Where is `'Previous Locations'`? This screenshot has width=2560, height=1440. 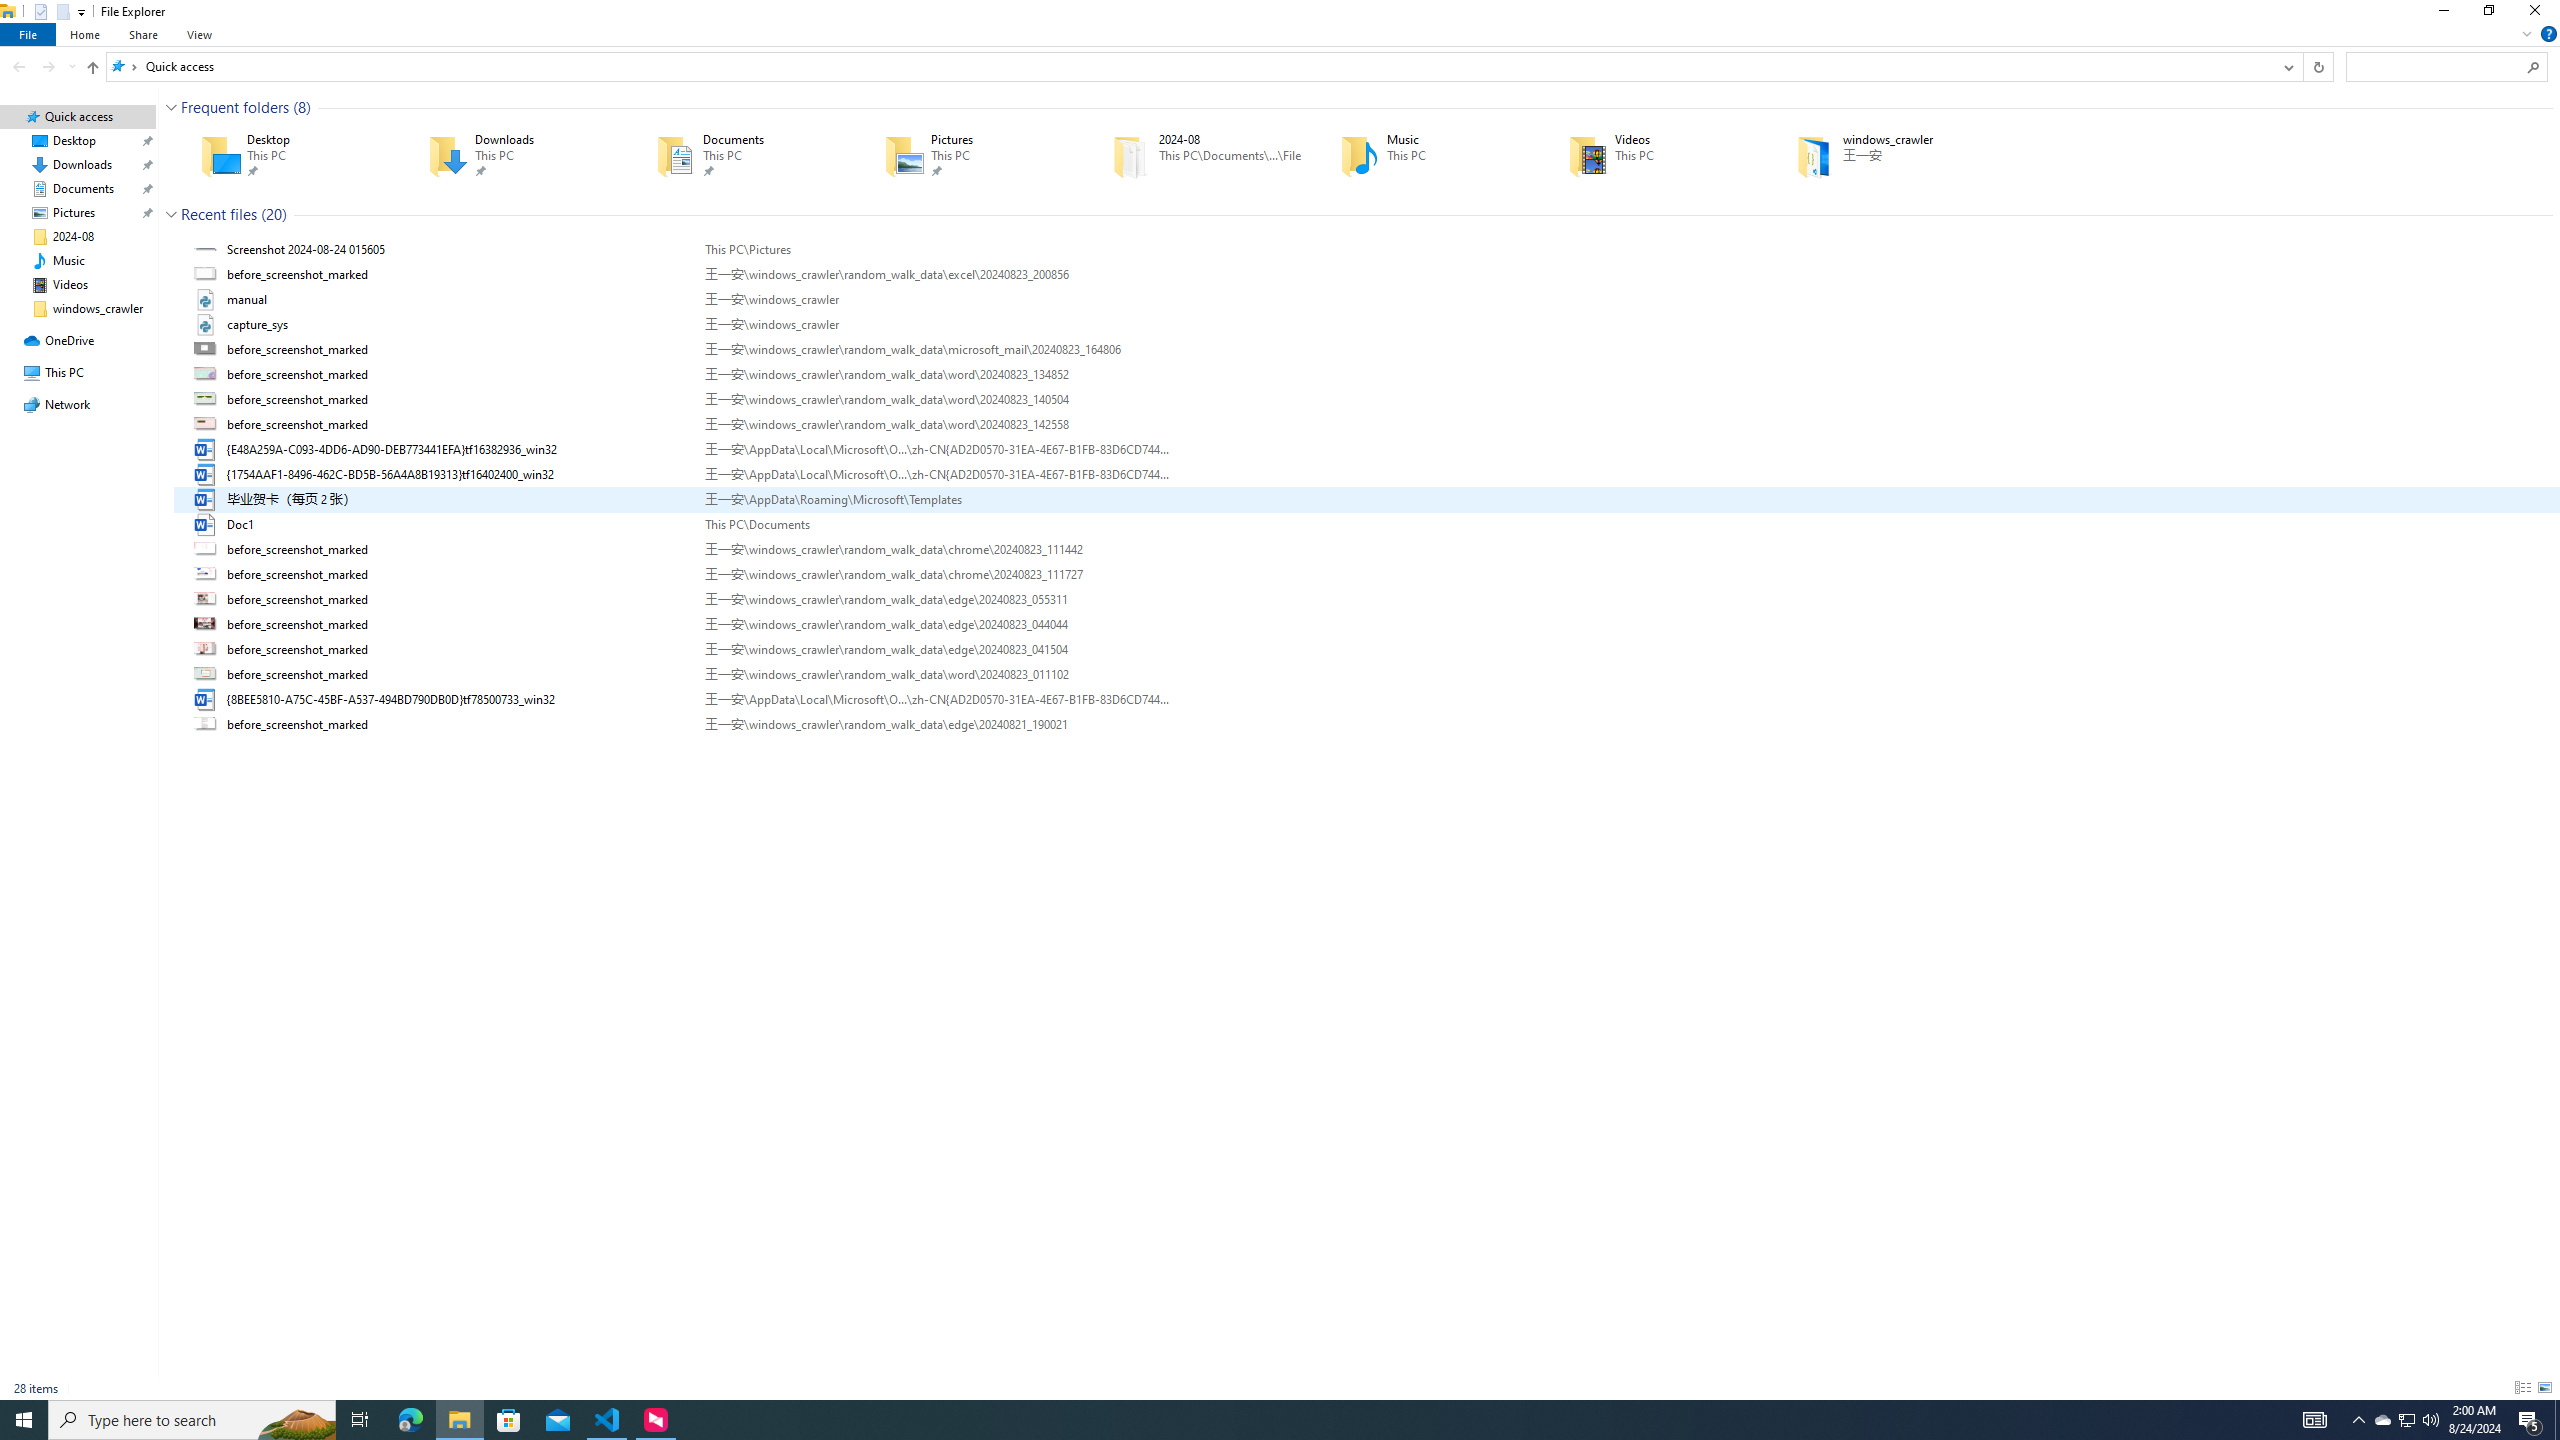
'Previous Locations' is located at coordinates (2287, 65).